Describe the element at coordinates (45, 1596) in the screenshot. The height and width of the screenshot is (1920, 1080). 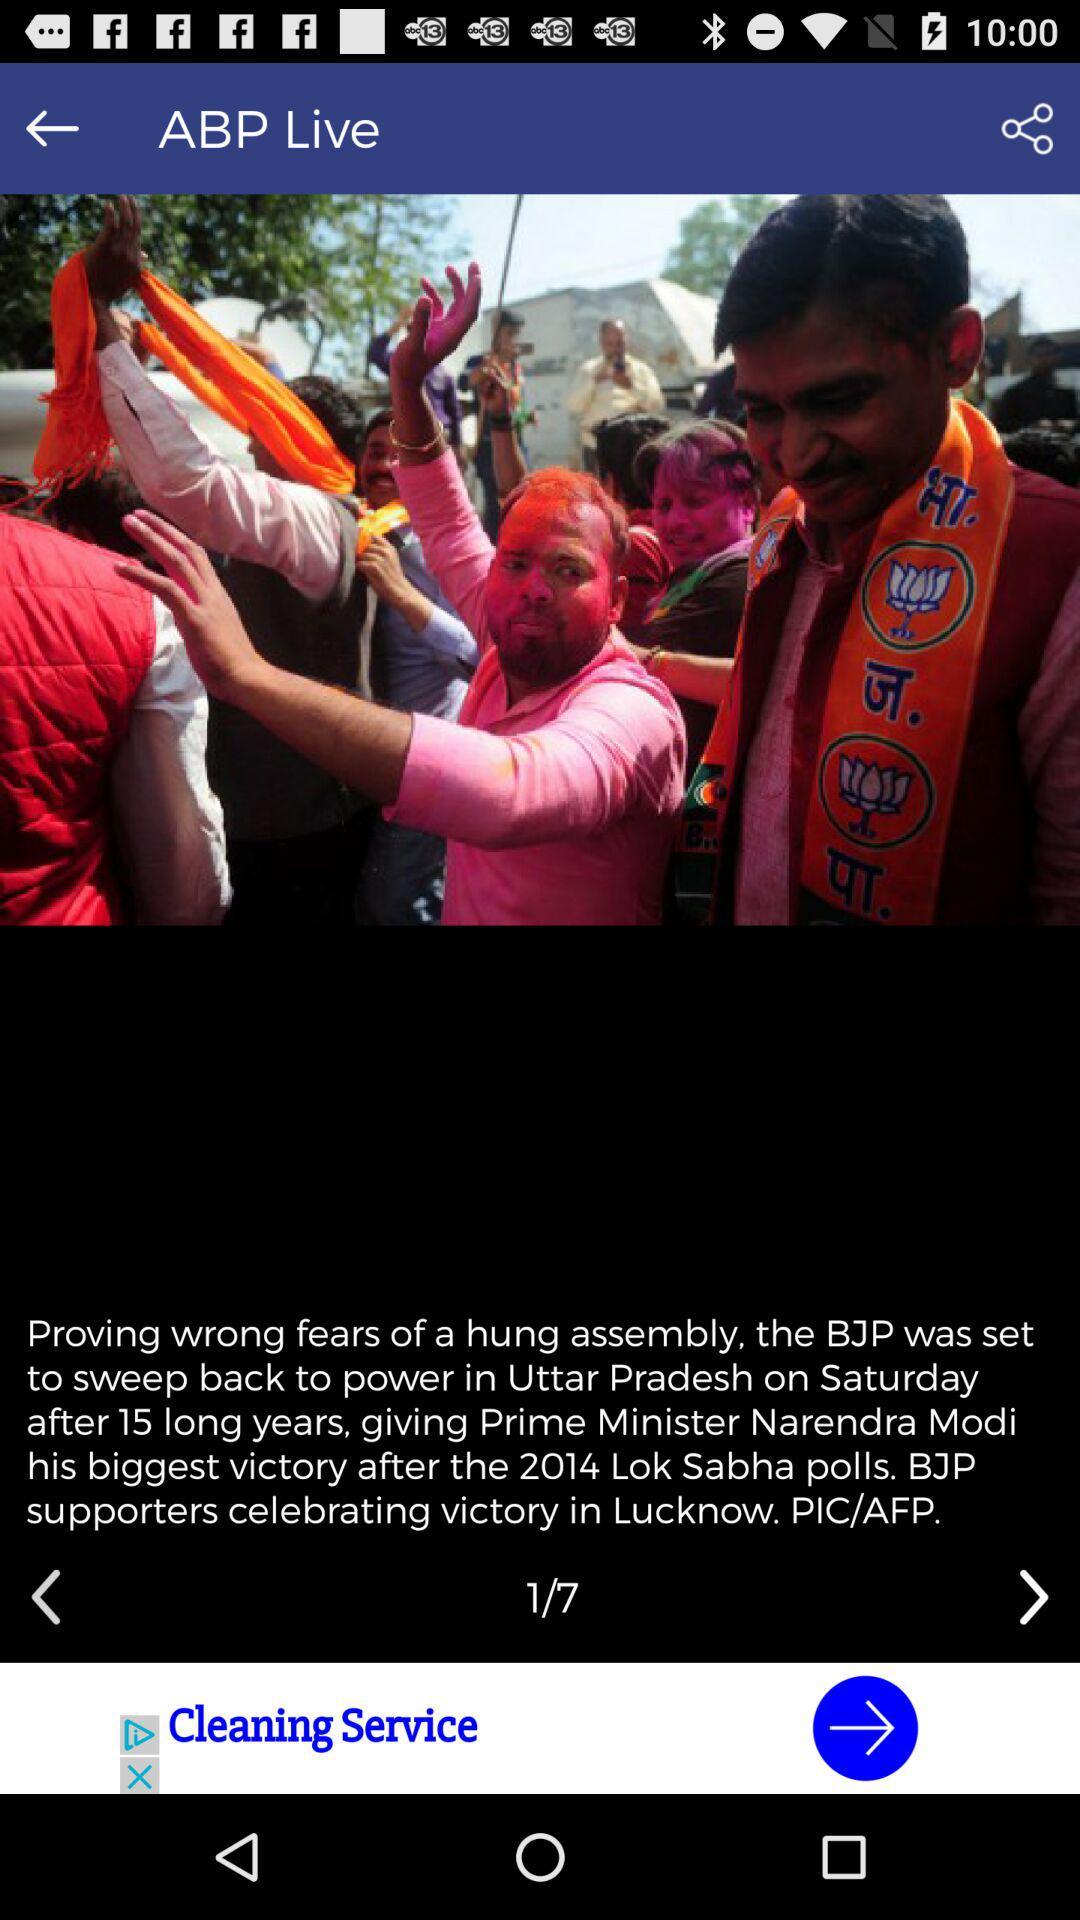
I see `previous` at that location.